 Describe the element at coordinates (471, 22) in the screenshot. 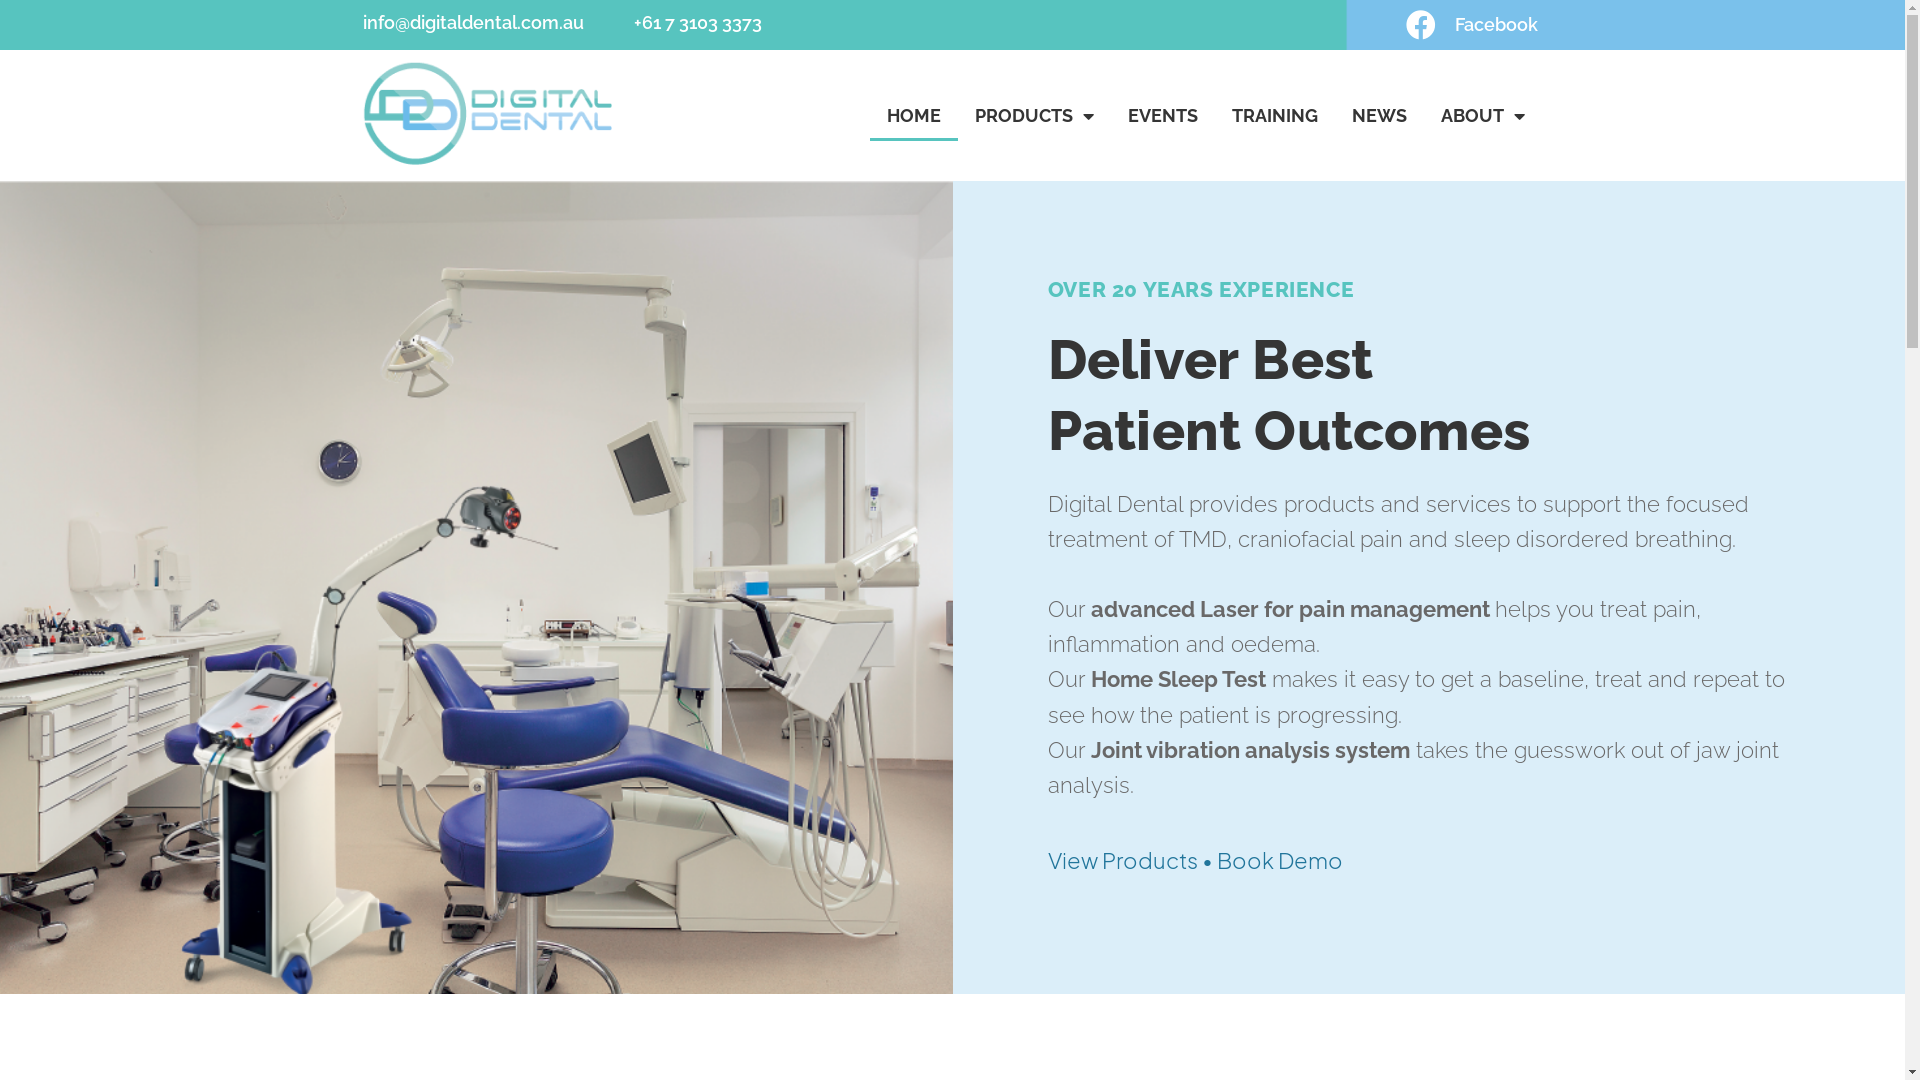

I see `'info@digitaldental.com.au'` at that location.